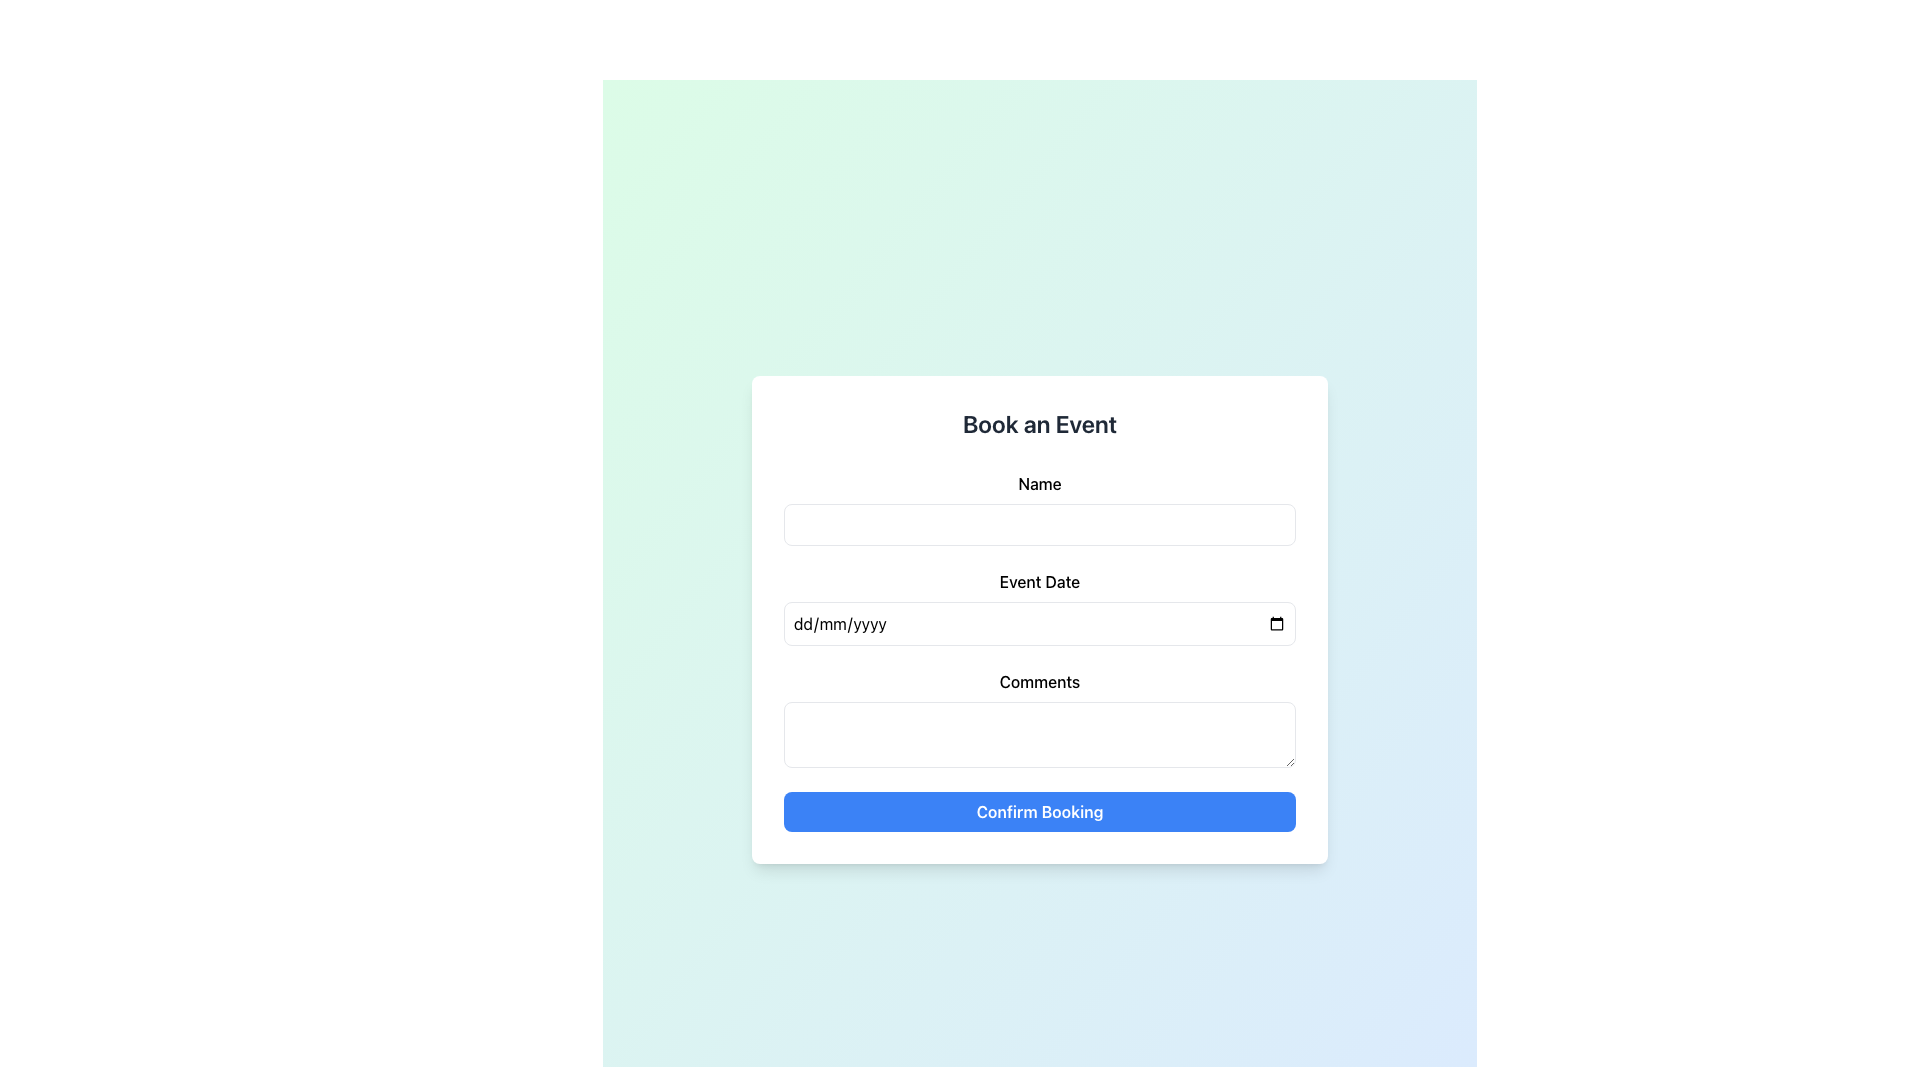 The image size is (1920, 1080). What do you see at coordinates (1040, 607) in the screenshot?
I see `the Date Input Field labeled 'Event Date'` at bounding box center [1040, 607].